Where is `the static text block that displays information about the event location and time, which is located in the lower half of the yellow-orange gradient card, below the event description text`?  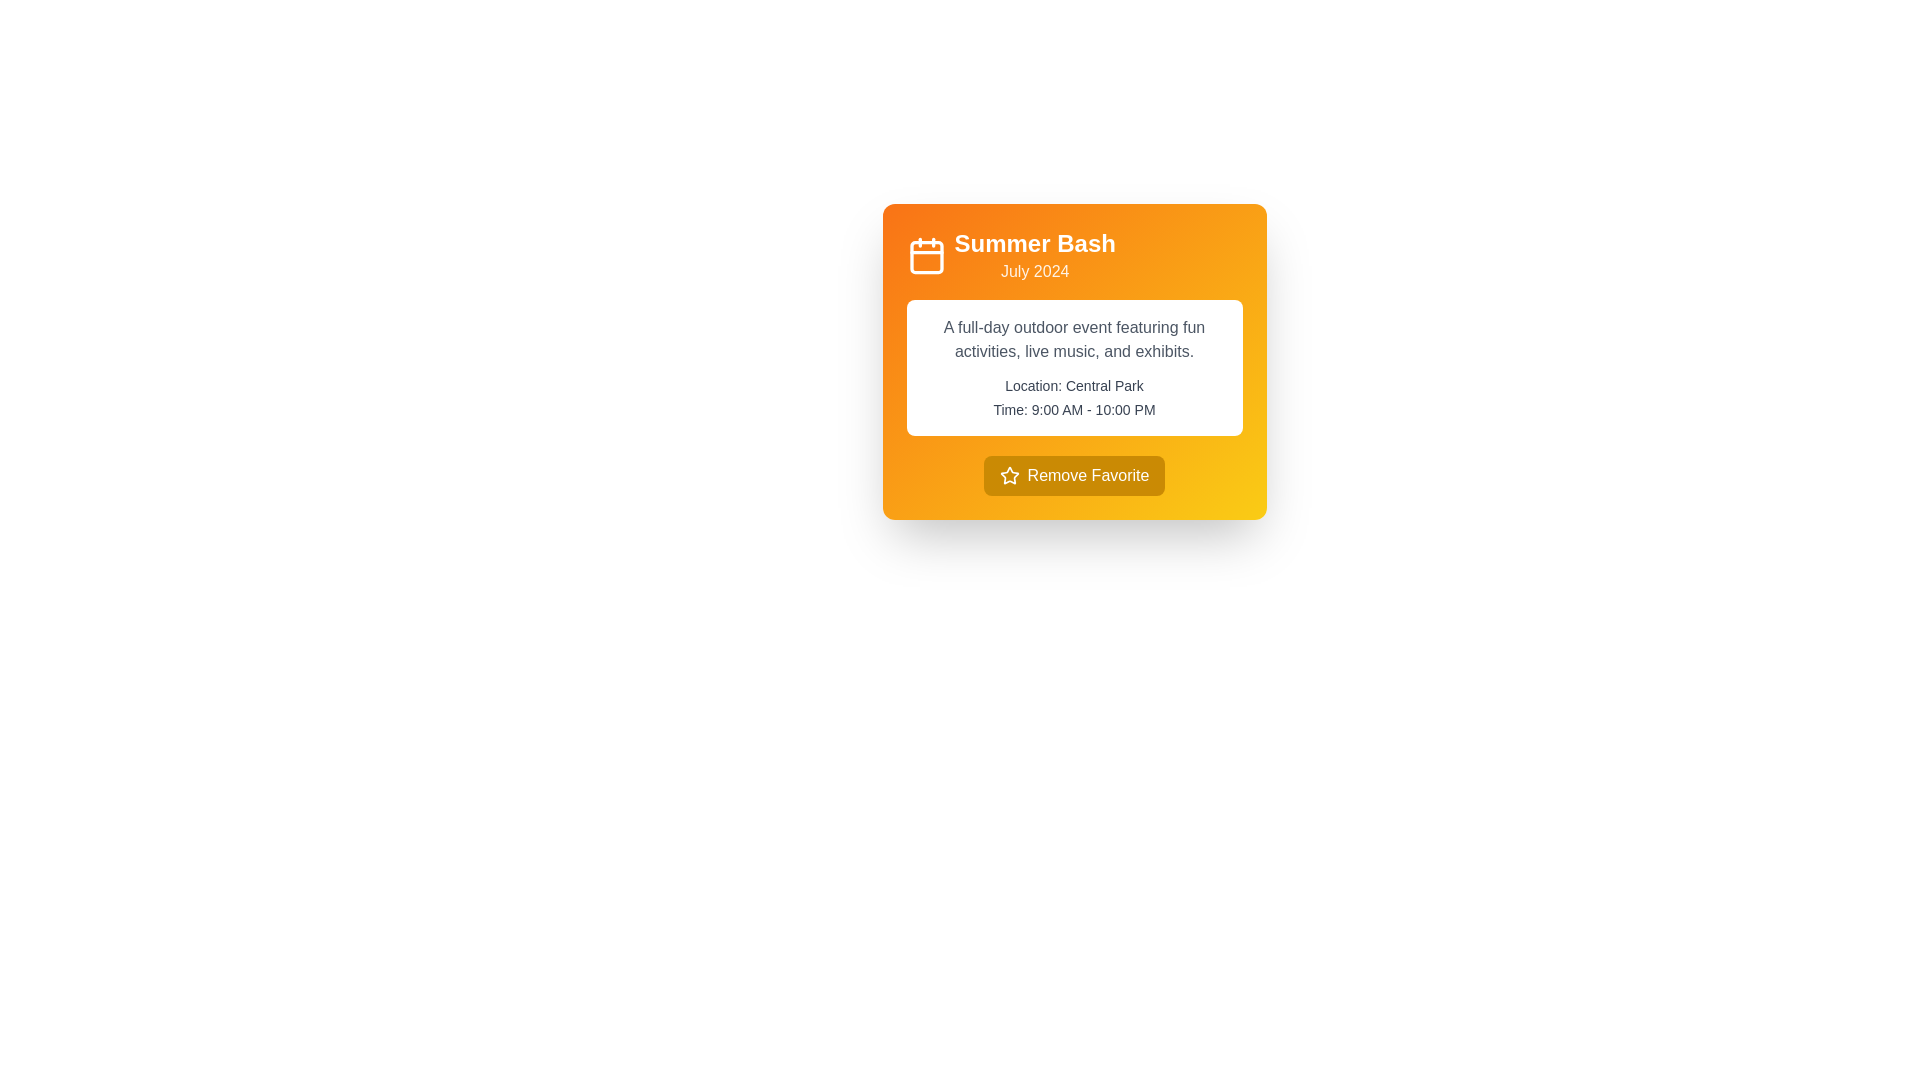 the static text block that displays information about the event location and time, which is located in the lower half of the yellow-orange gradient card, below the event description text is located at coordinates (1073, 397).